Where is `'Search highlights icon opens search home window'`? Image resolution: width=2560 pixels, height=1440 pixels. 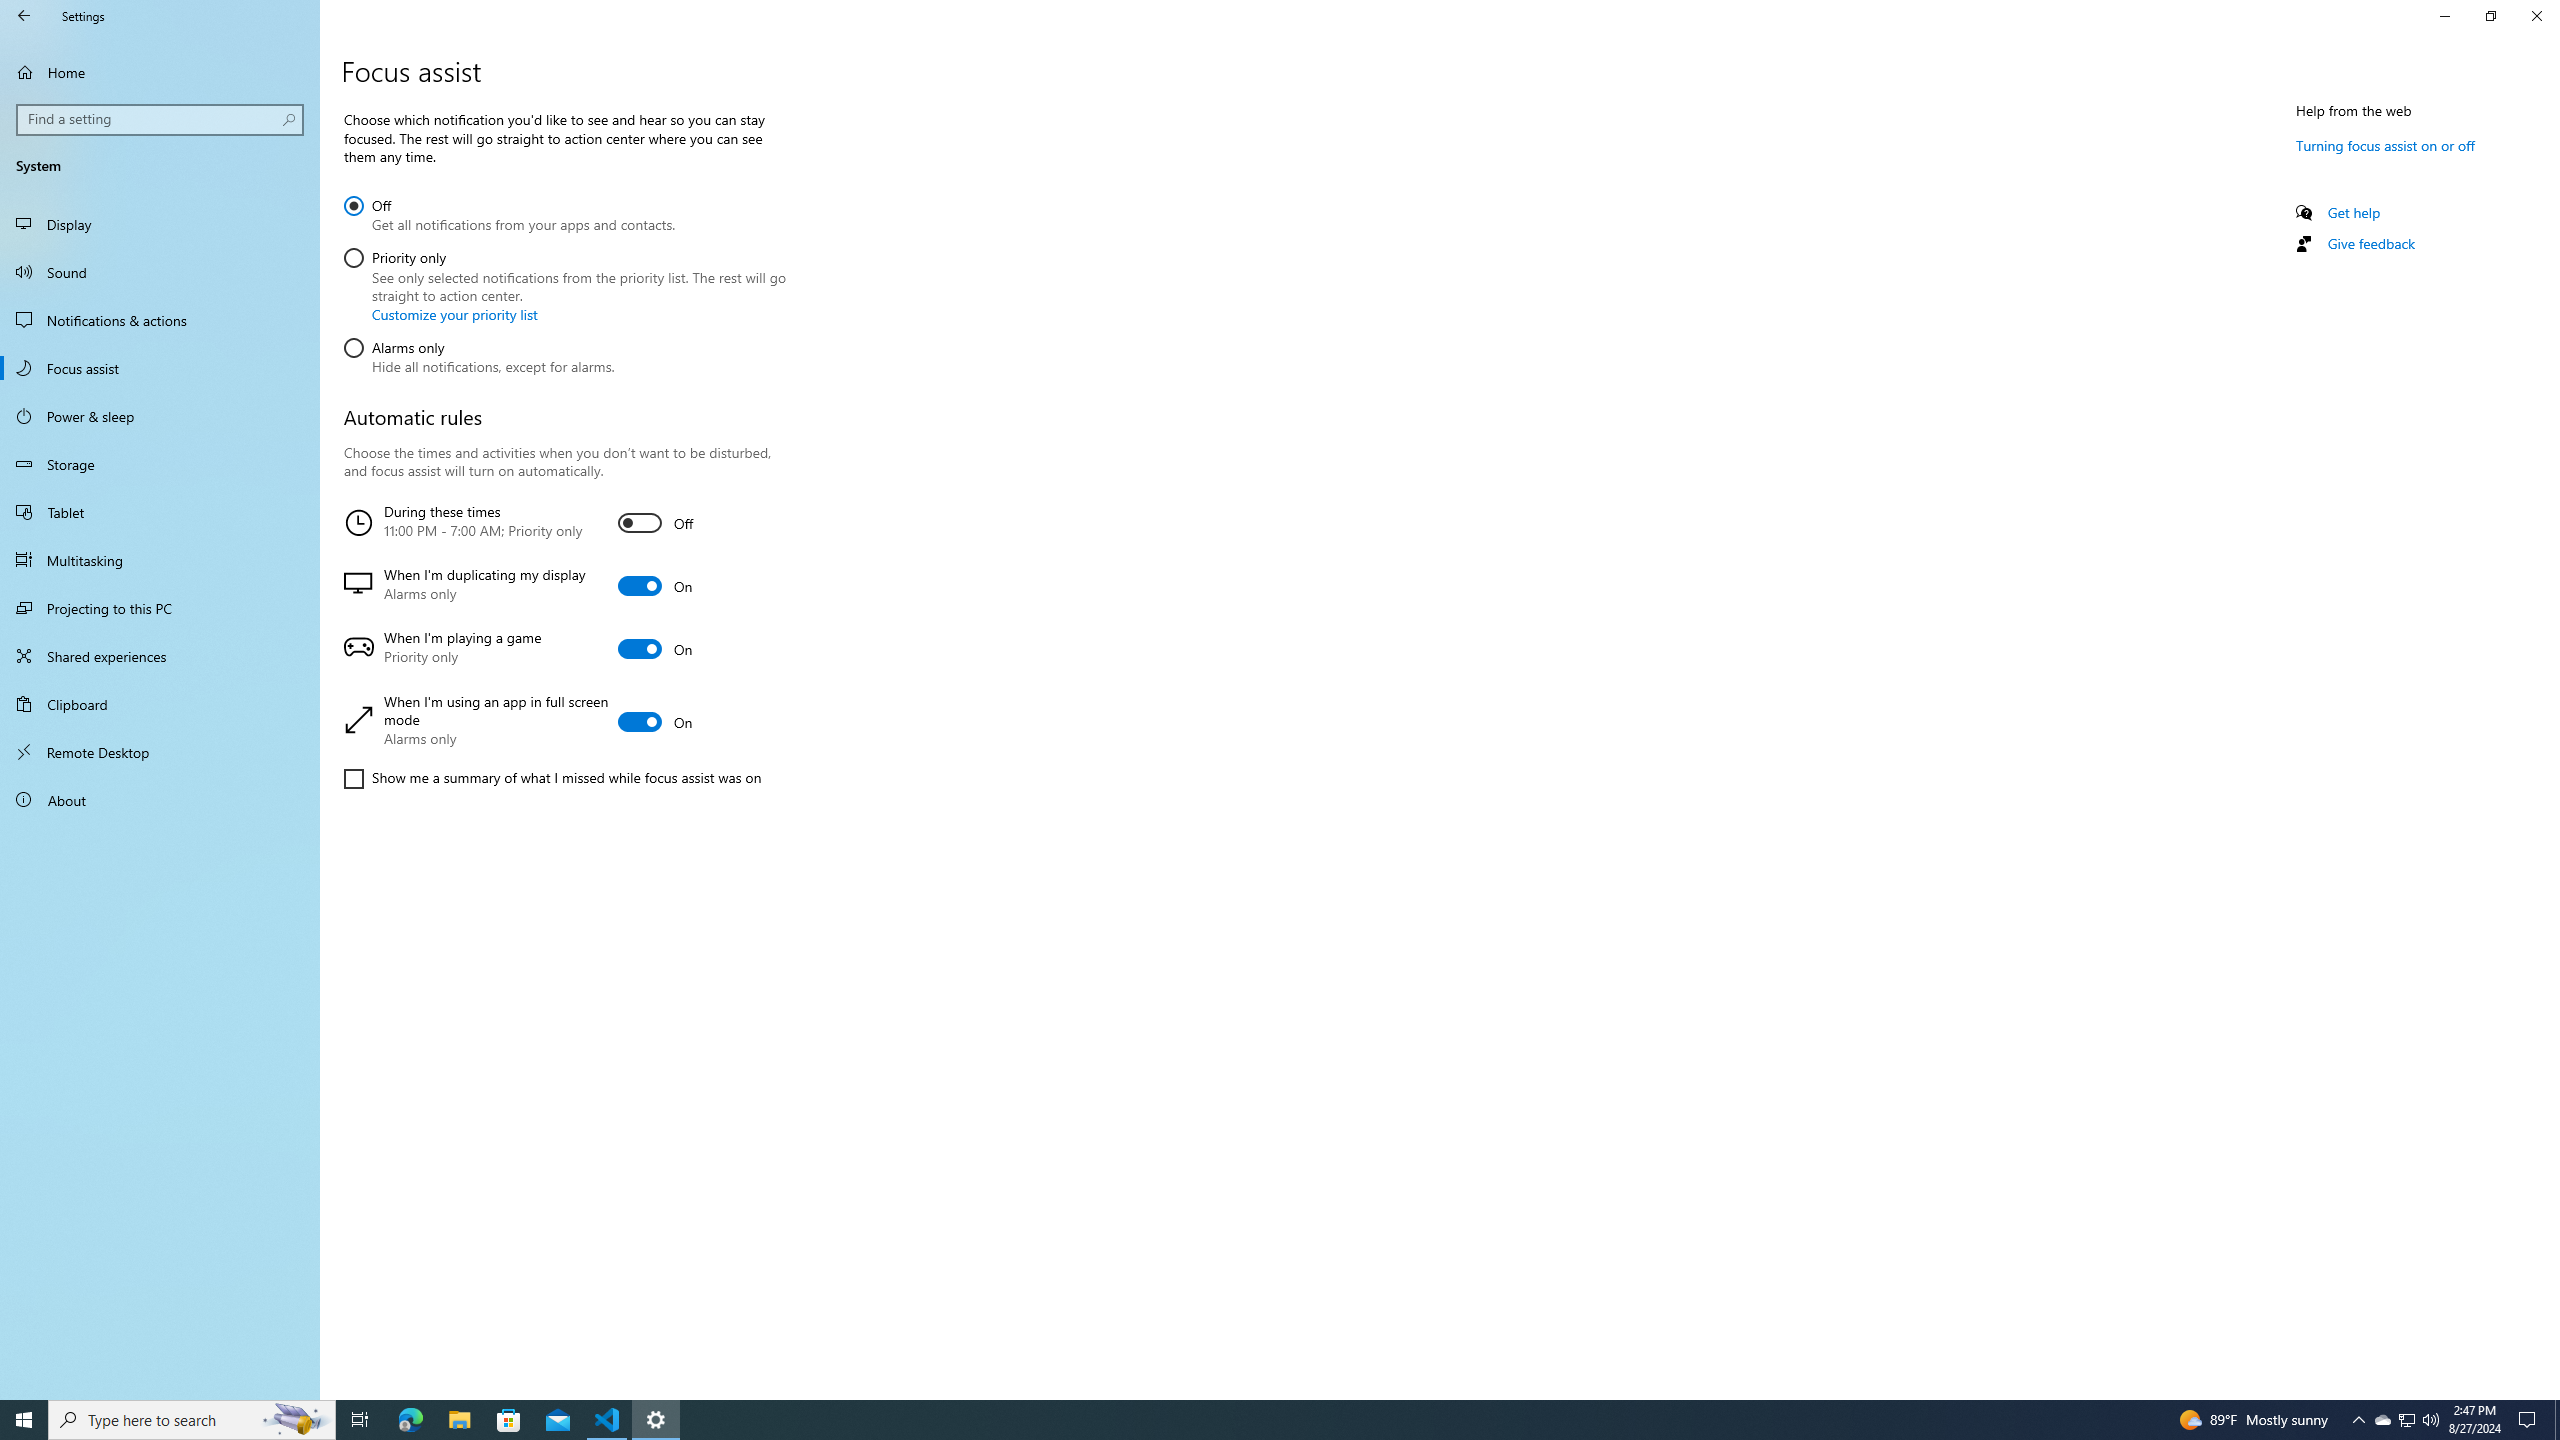
'Search highlights icon opens search home window' is located at coordinates (294, 1418).